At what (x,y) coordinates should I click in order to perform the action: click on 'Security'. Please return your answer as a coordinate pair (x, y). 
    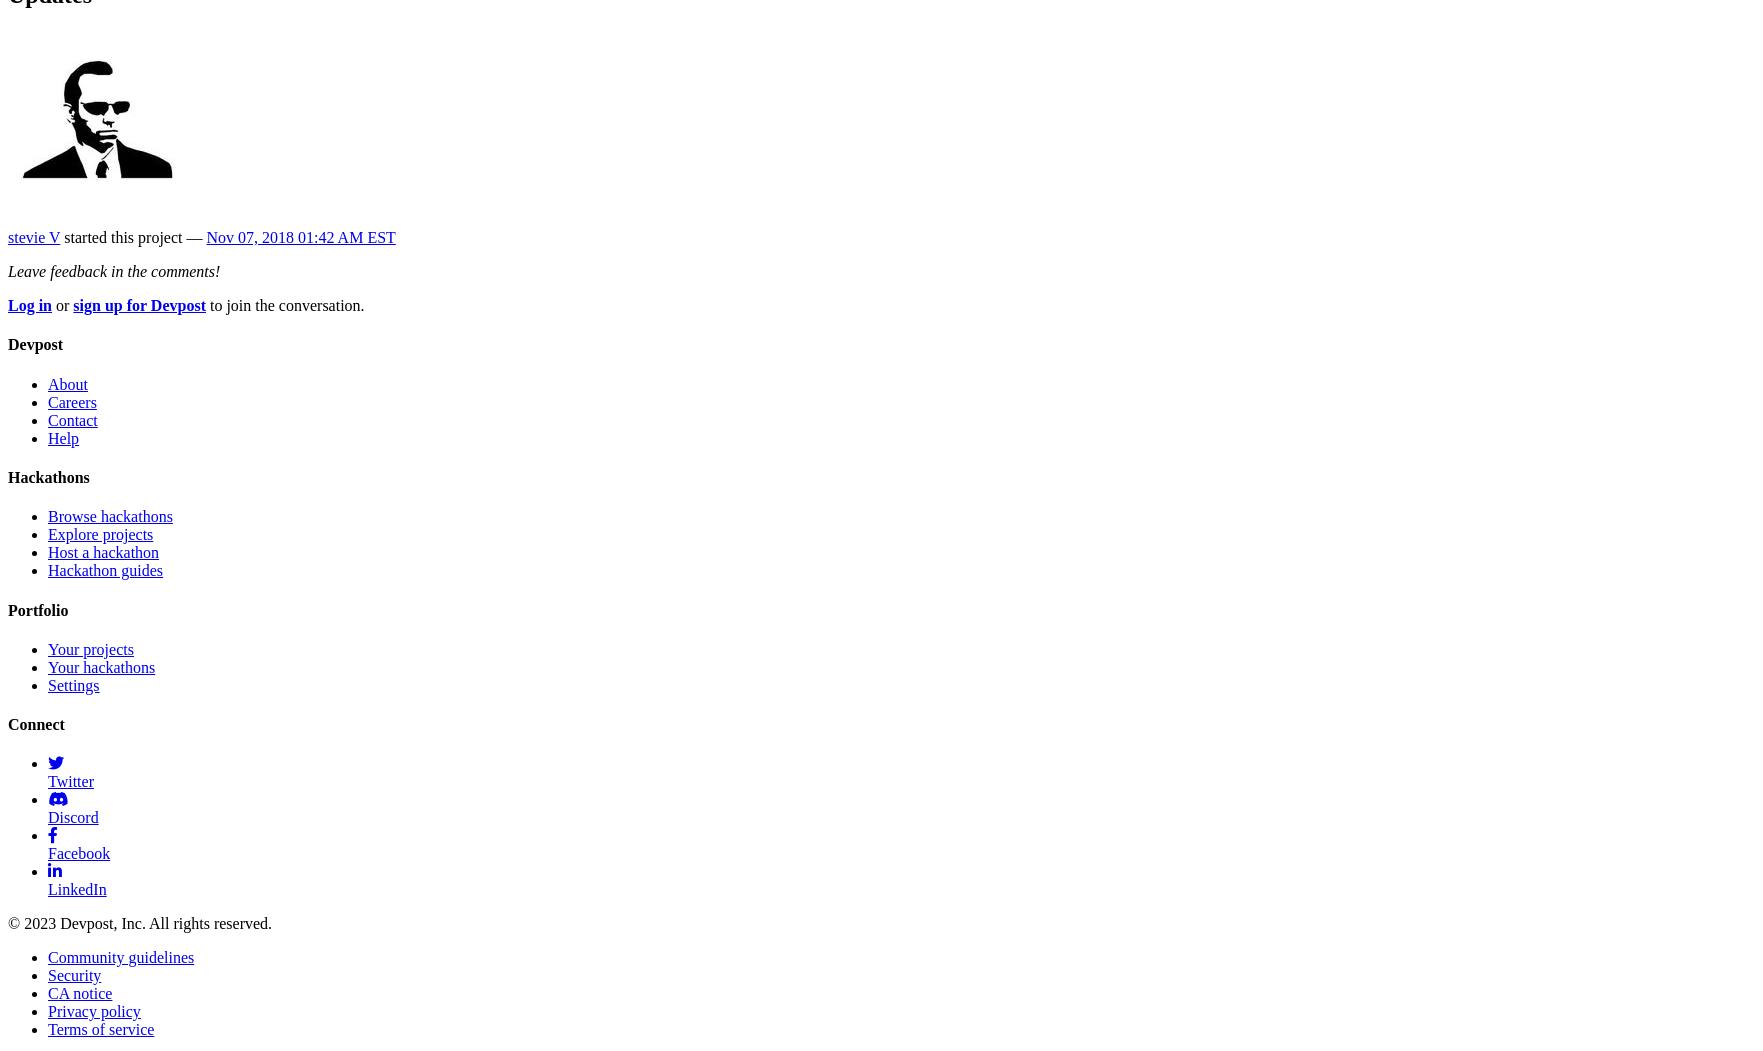
    Looking at the image, I should click on (74, 975).